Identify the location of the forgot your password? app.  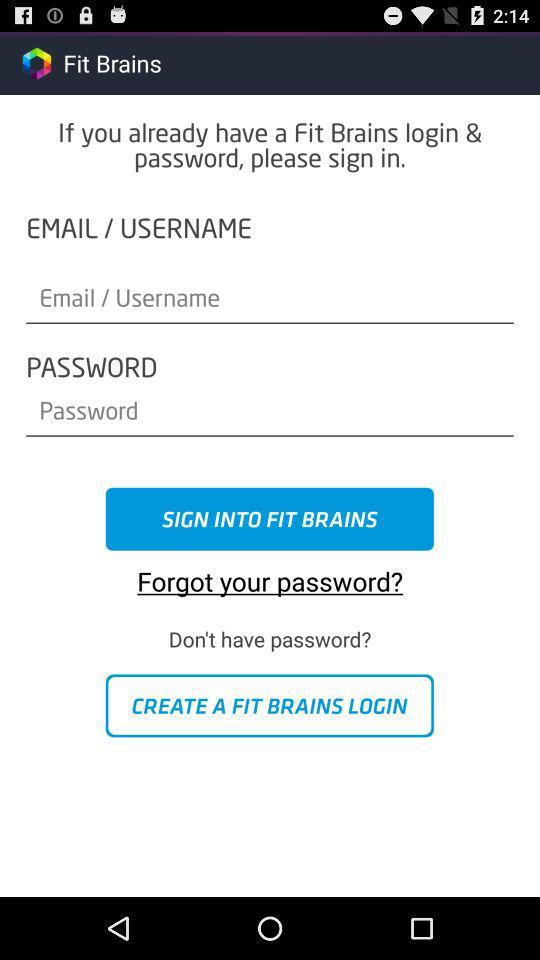
(270, 574).